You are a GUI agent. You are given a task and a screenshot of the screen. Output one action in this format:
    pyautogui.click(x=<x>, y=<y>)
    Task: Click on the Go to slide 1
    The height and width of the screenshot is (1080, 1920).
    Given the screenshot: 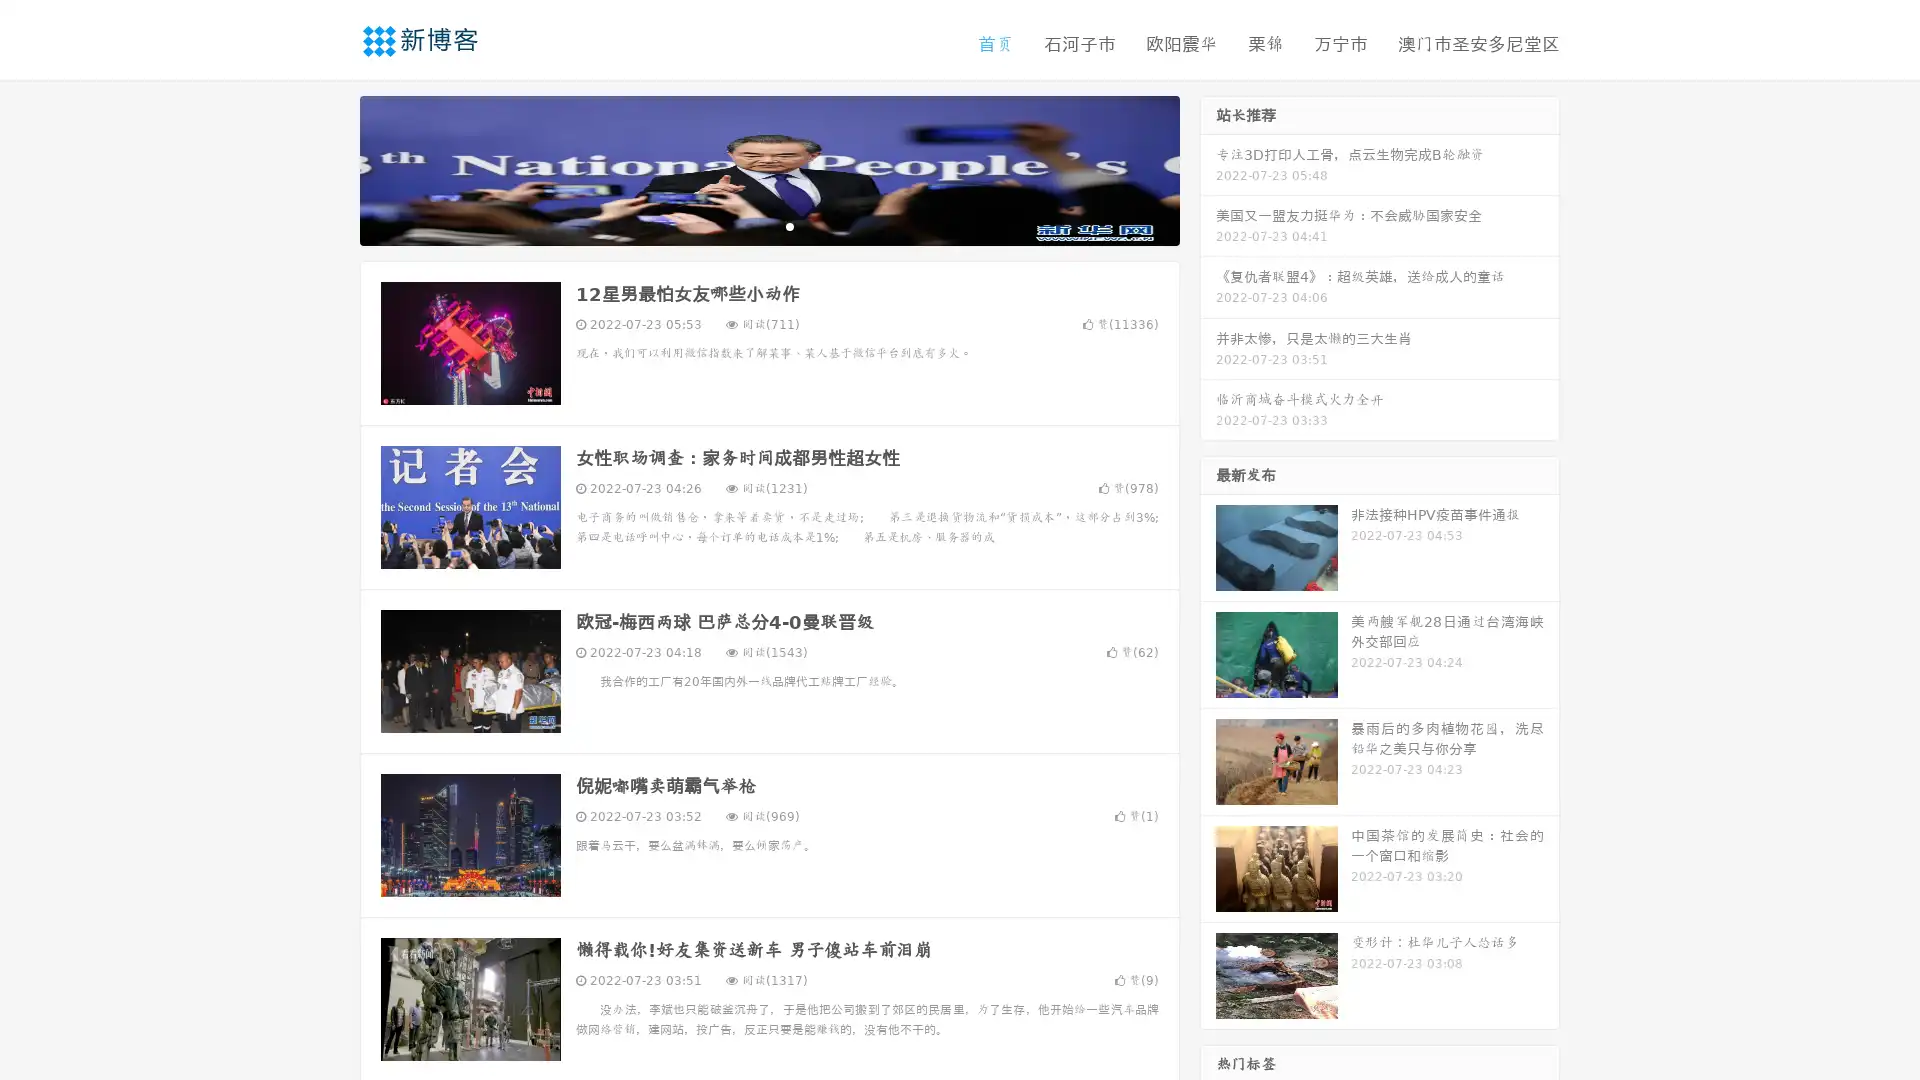 What is the action you would take?
    pyautogui.click(x=748, y=225)
    